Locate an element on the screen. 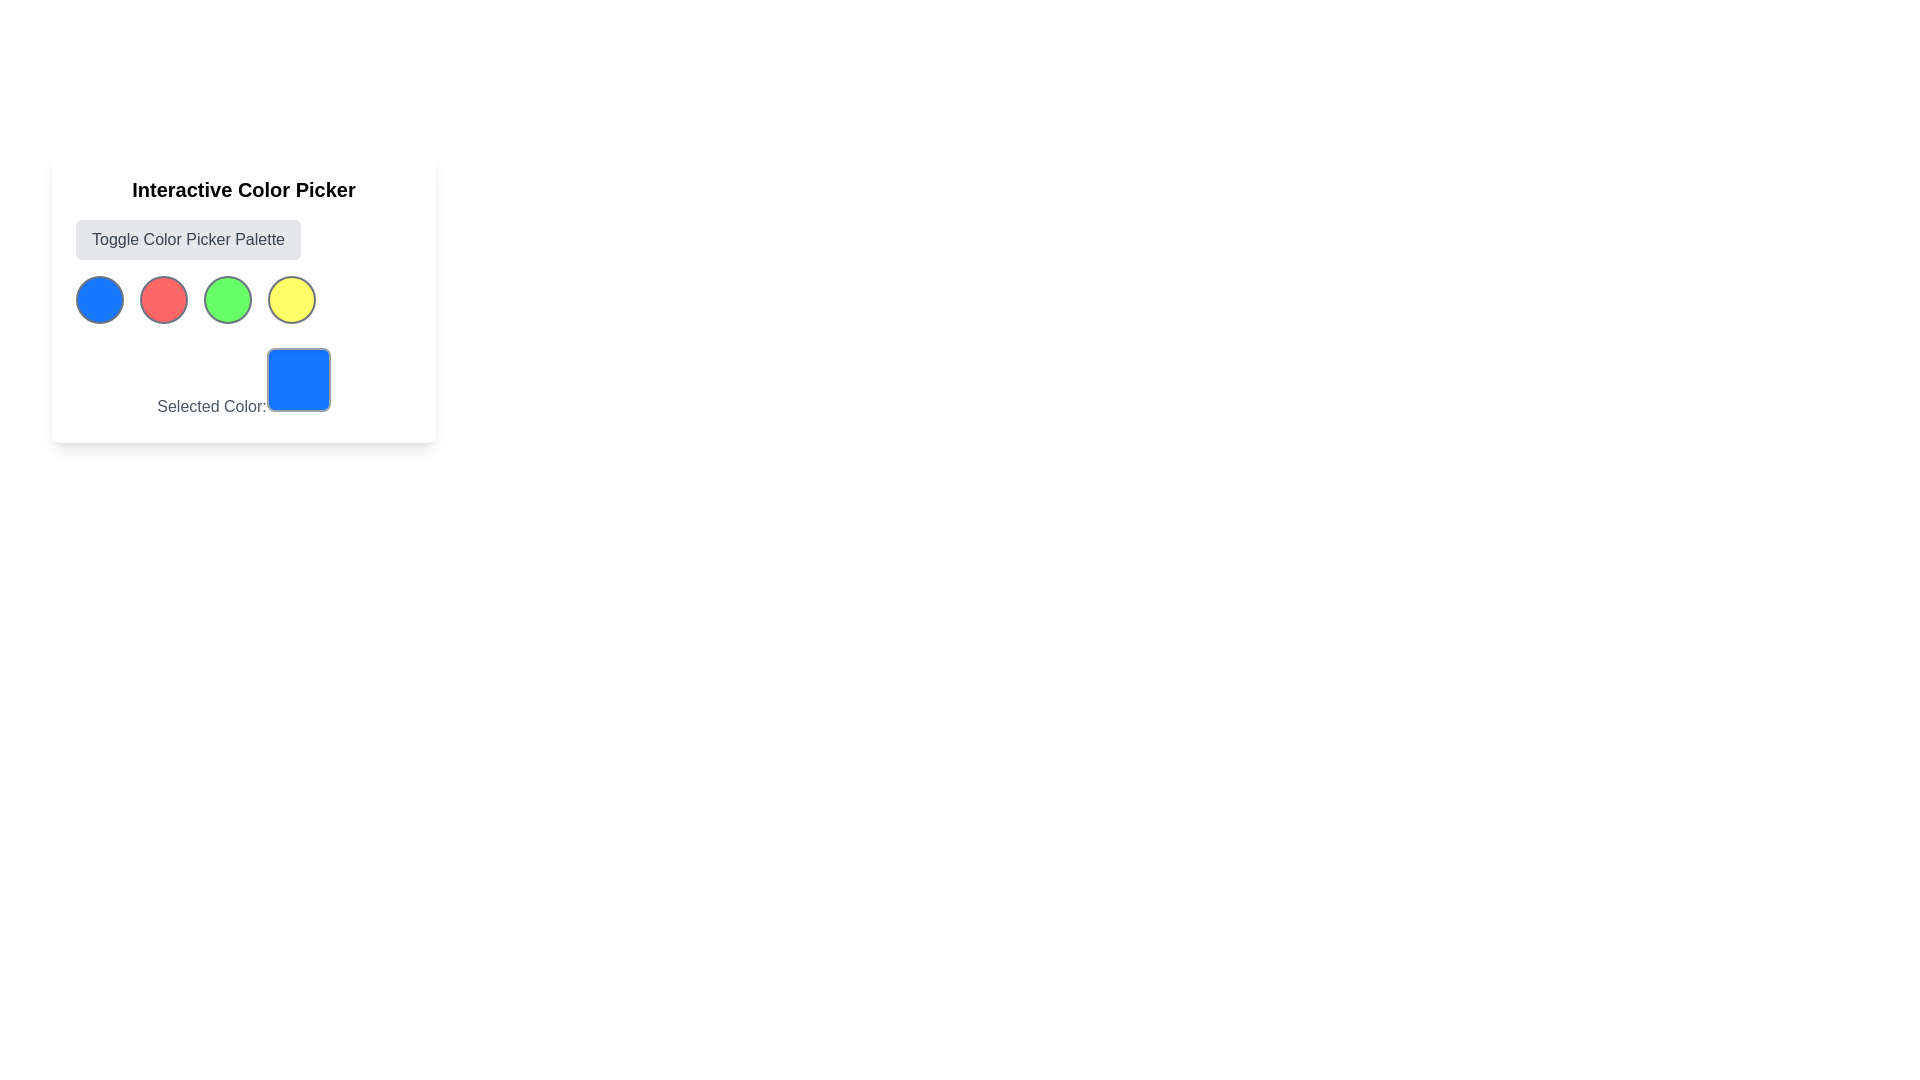 Image resolution: width=1920 pixels, height=1080 pixels. the fourth circular button in the color selection section is located at coordinates (291, 300).